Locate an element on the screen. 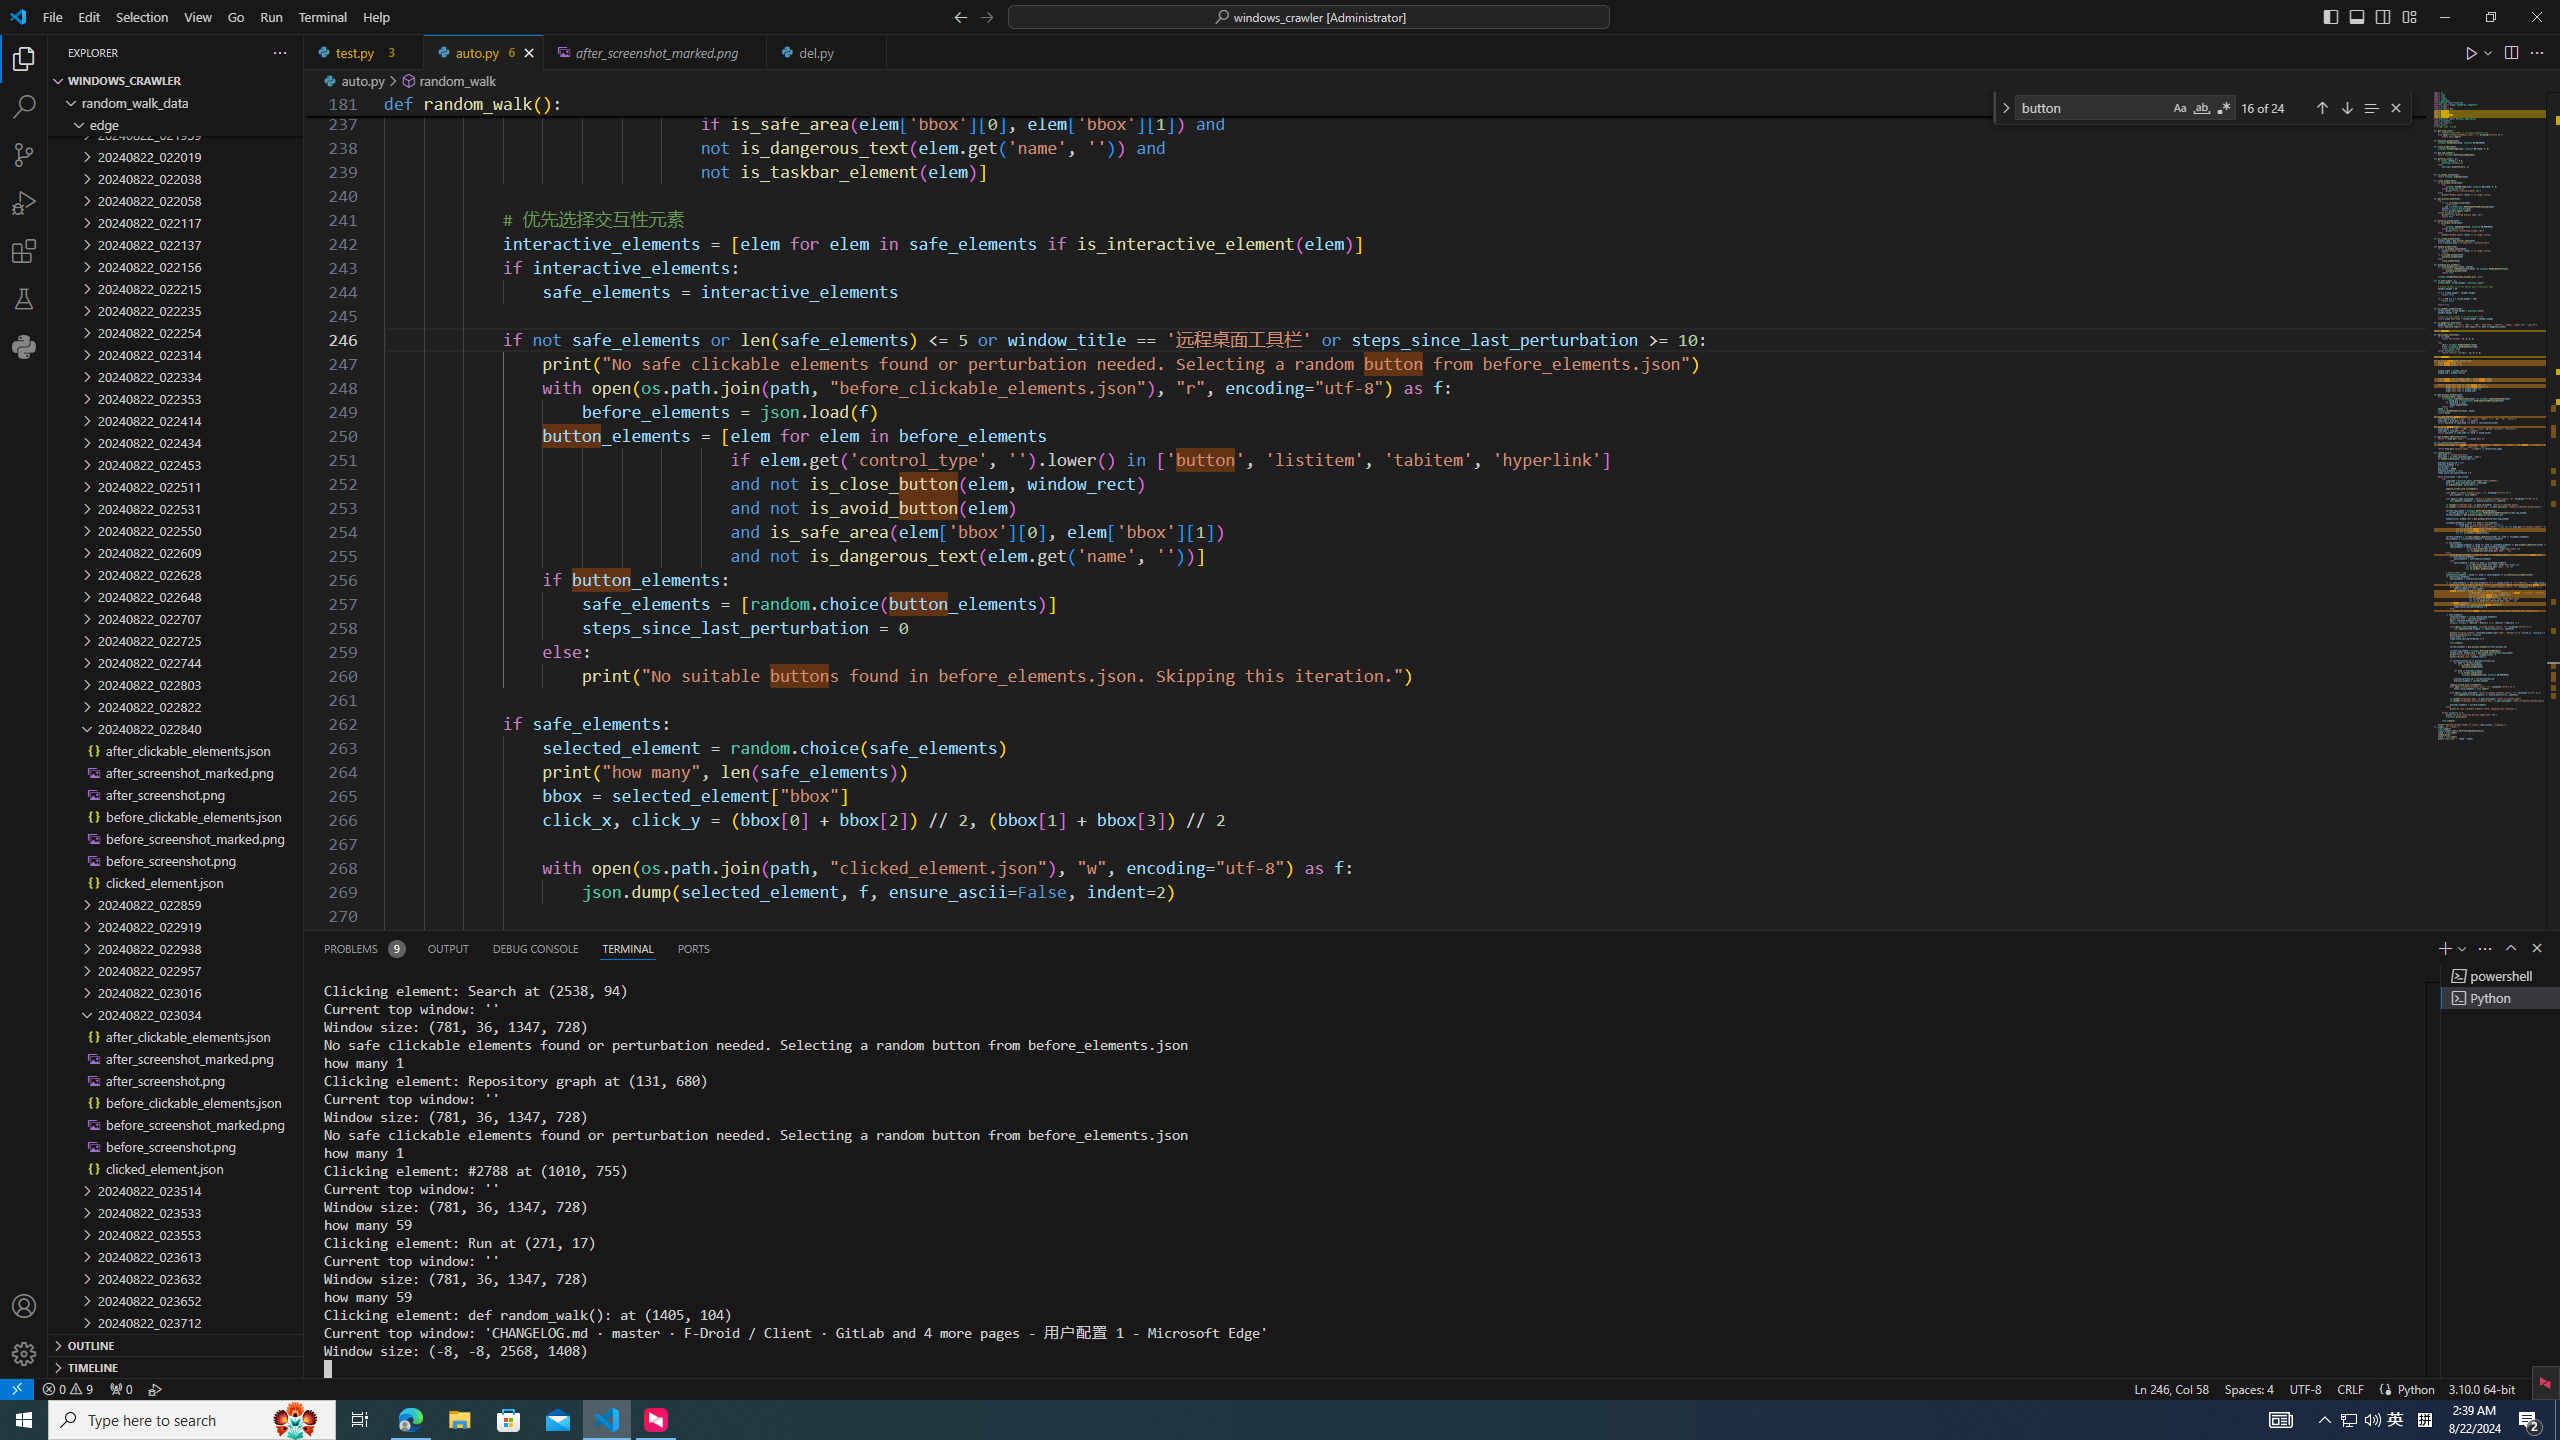 The height and width of the screenshot is (1440, 2560). 'Launch Profile...' is located at coordinates (2462, 947).